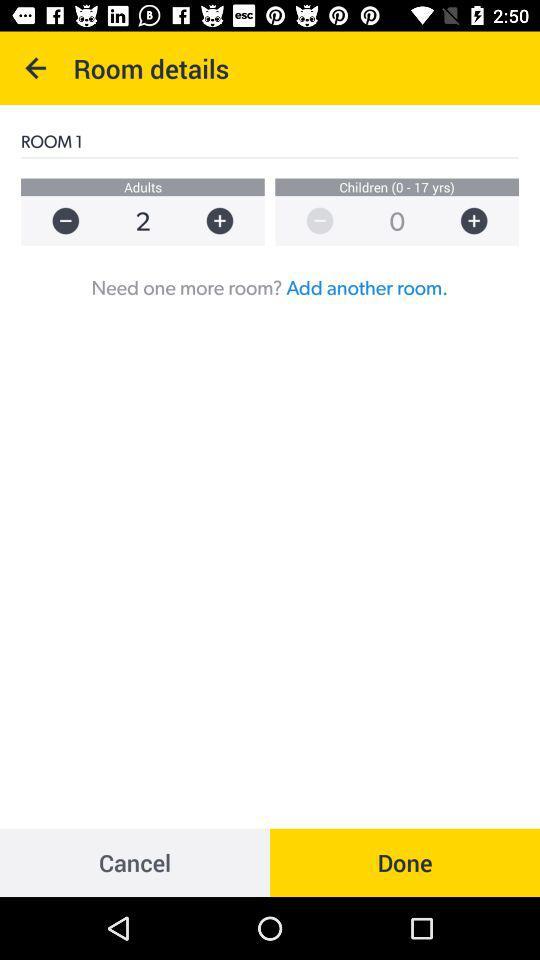 Image resolution: width=540 pixels, height=960 pixels. I want to click on more option, so click(483, 221).